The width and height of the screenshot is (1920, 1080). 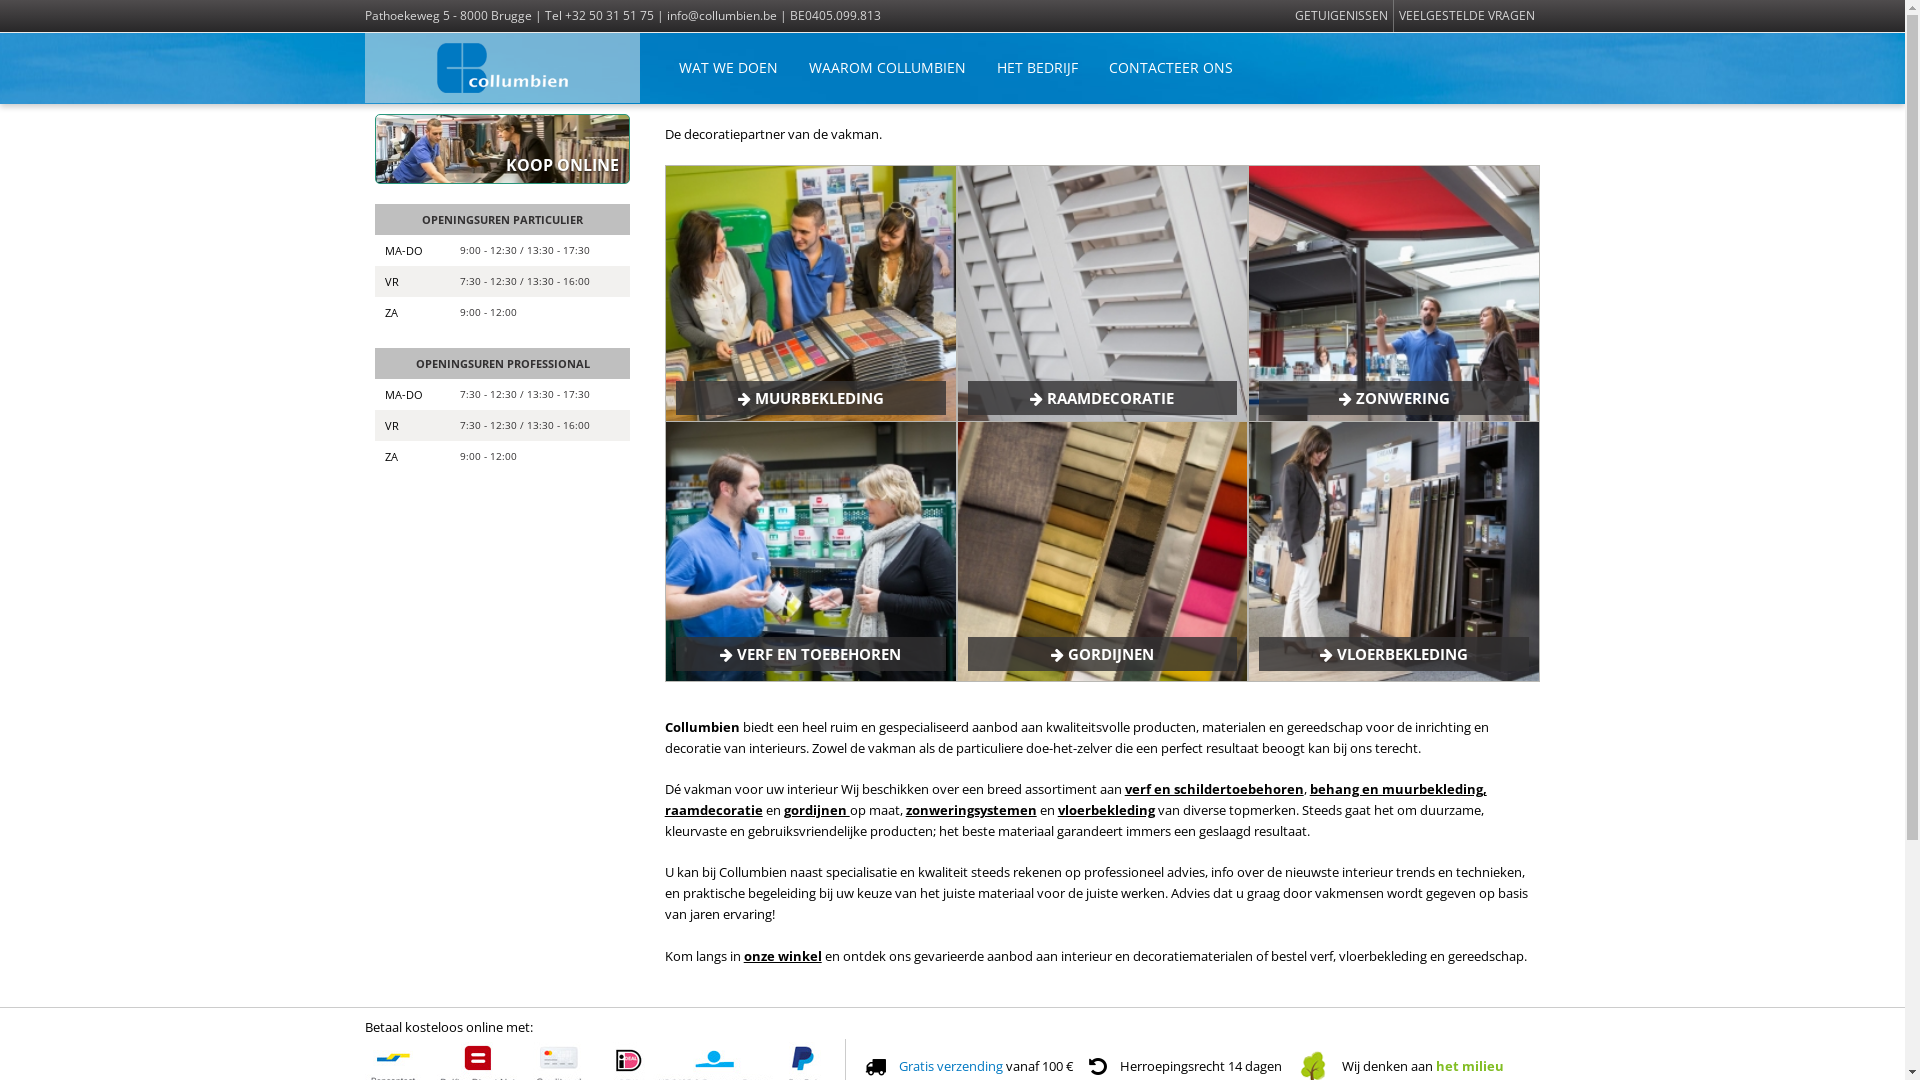 I want to click on 'zonweringsystemen', so click(x=971, y=810).